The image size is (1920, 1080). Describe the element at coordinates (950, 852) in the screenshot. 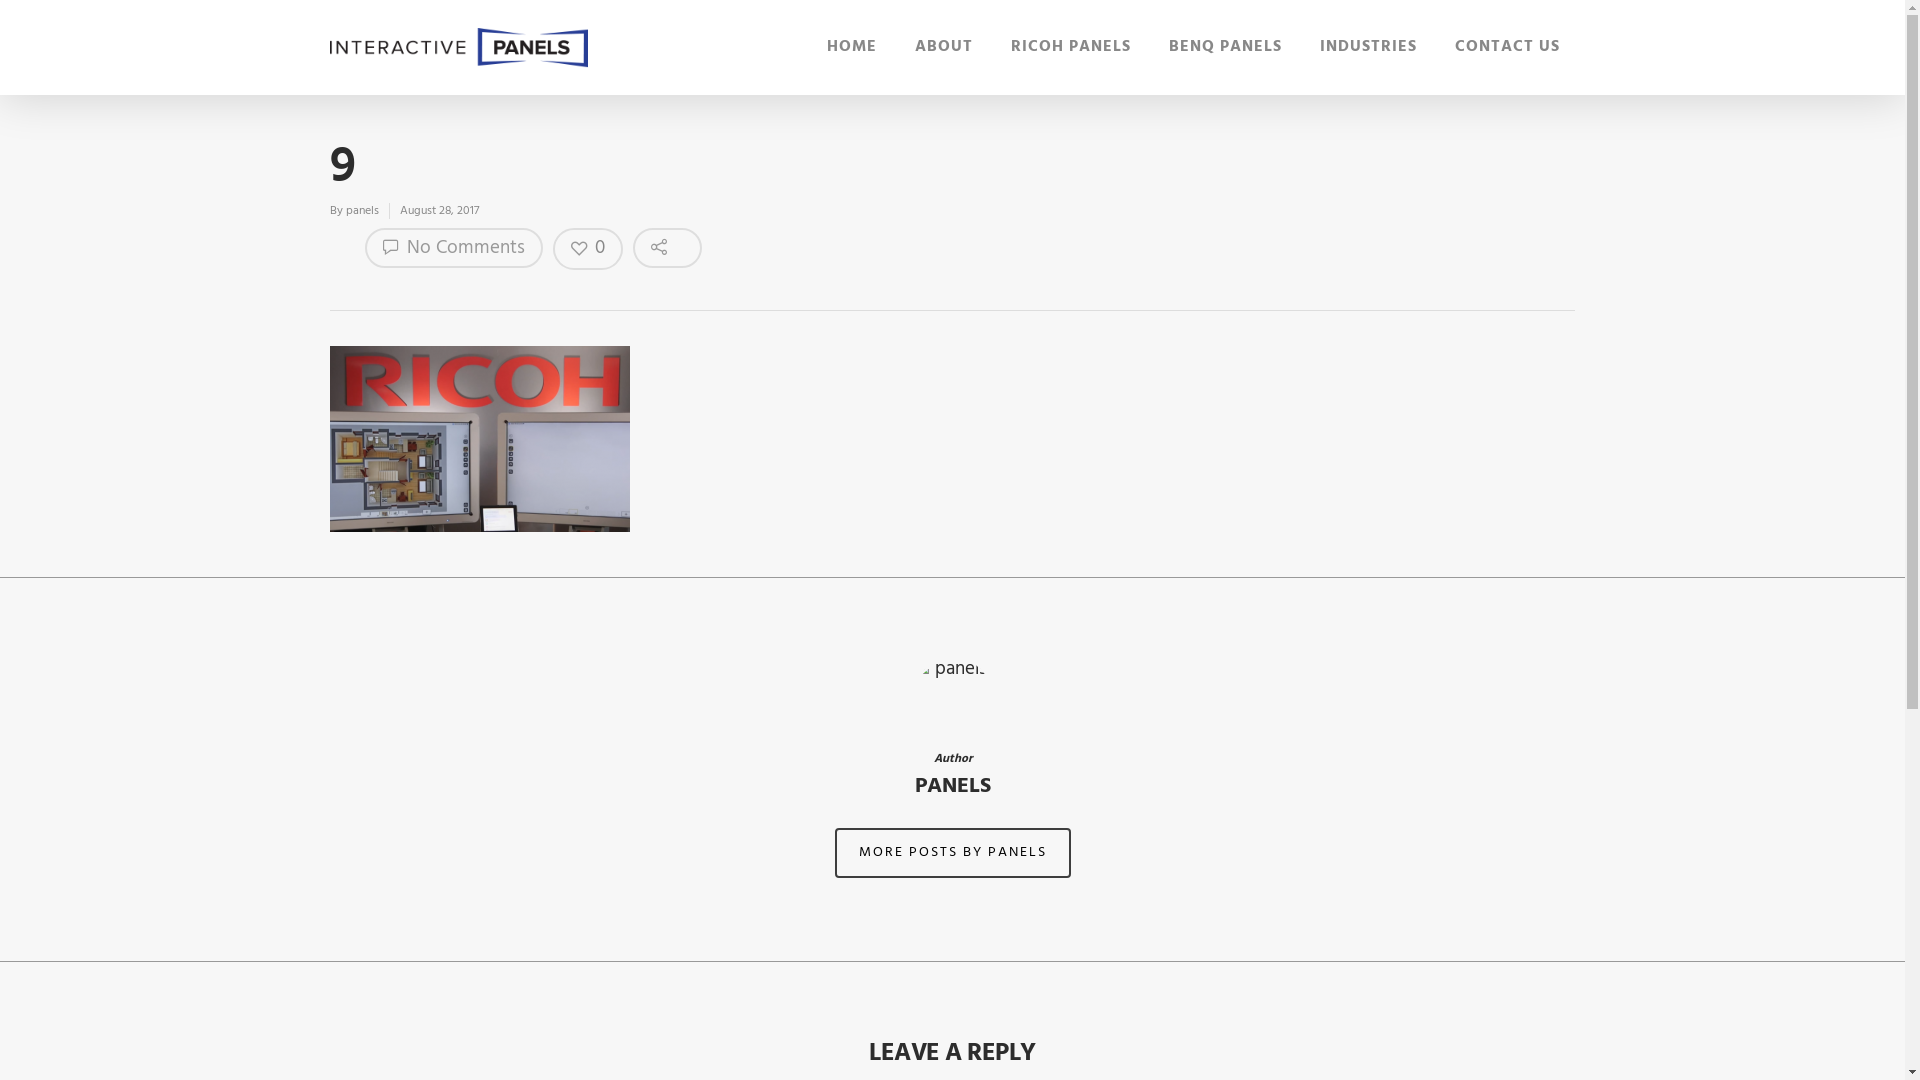

I see `'MORE POSTS BY PANELS'` at that location.